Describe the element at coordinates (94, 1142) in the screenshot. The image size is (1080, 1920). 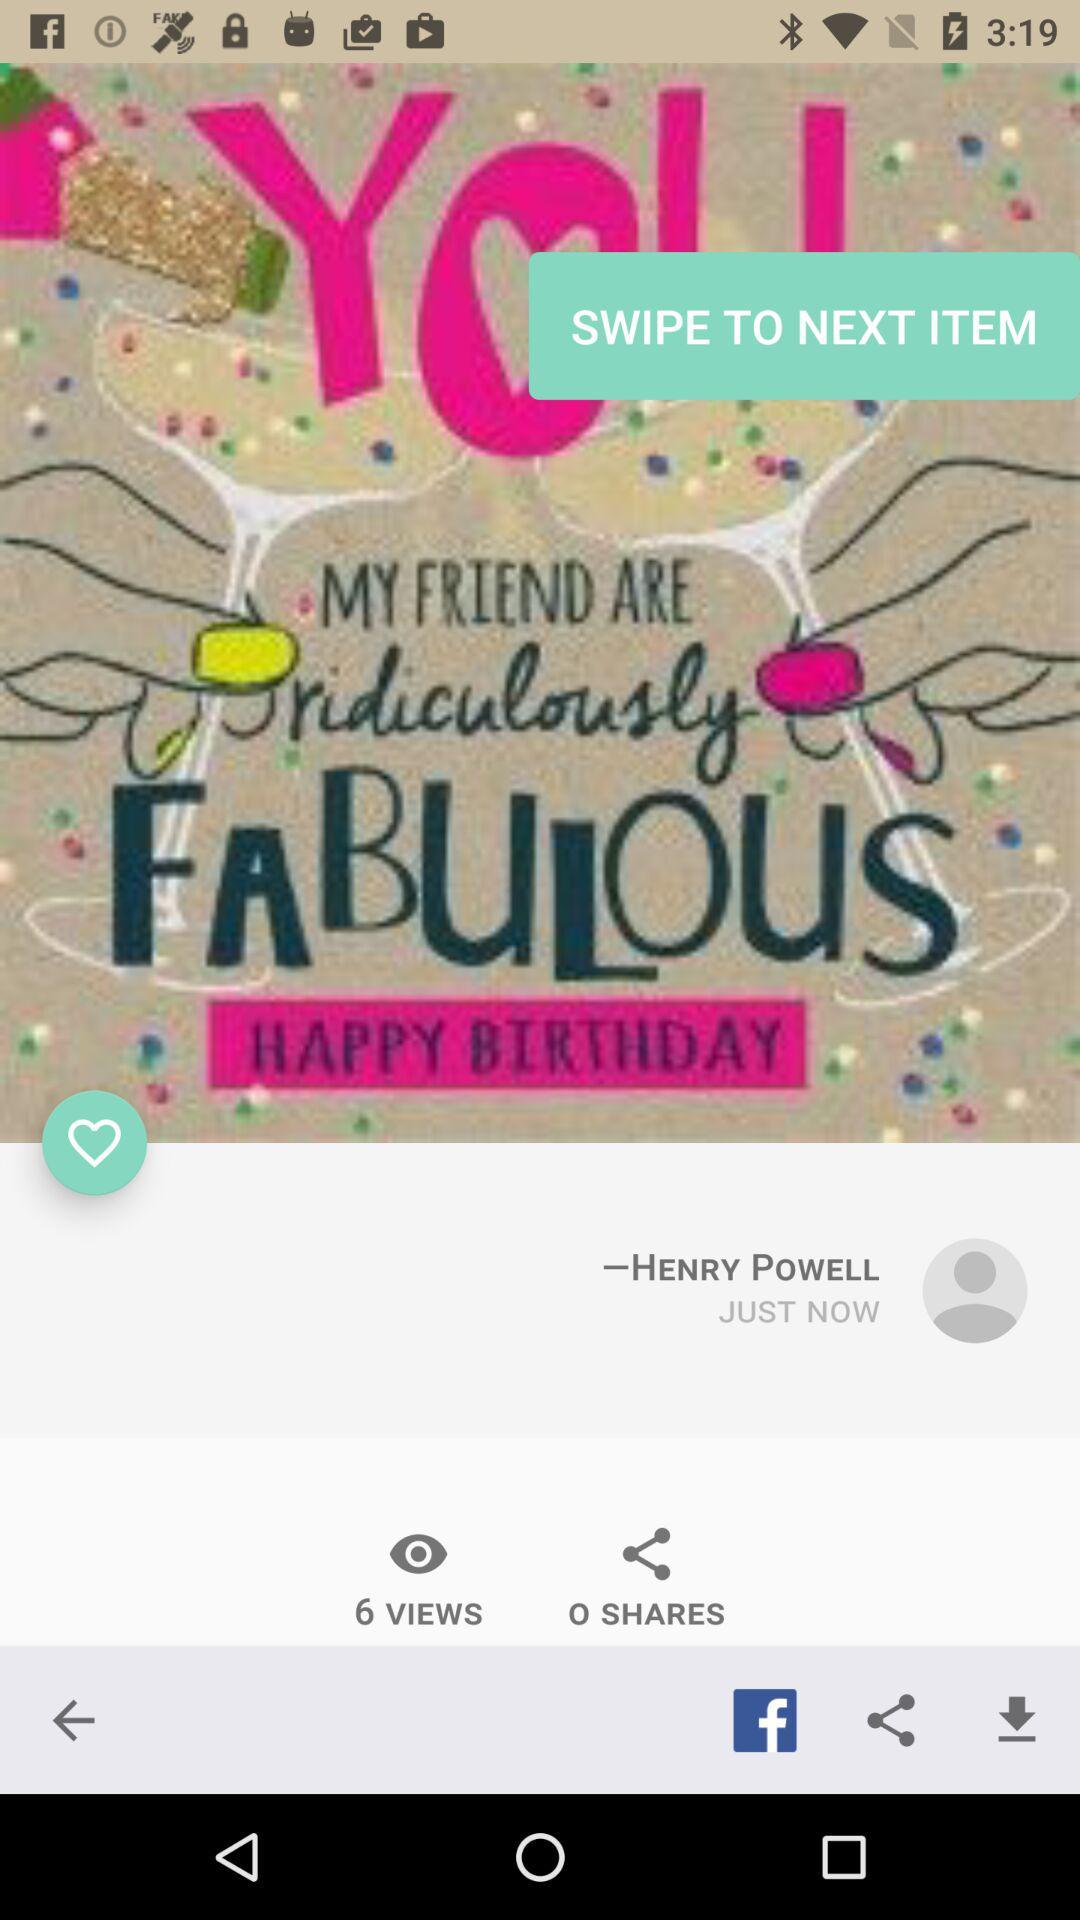
I see `the favorite icon` at that location.